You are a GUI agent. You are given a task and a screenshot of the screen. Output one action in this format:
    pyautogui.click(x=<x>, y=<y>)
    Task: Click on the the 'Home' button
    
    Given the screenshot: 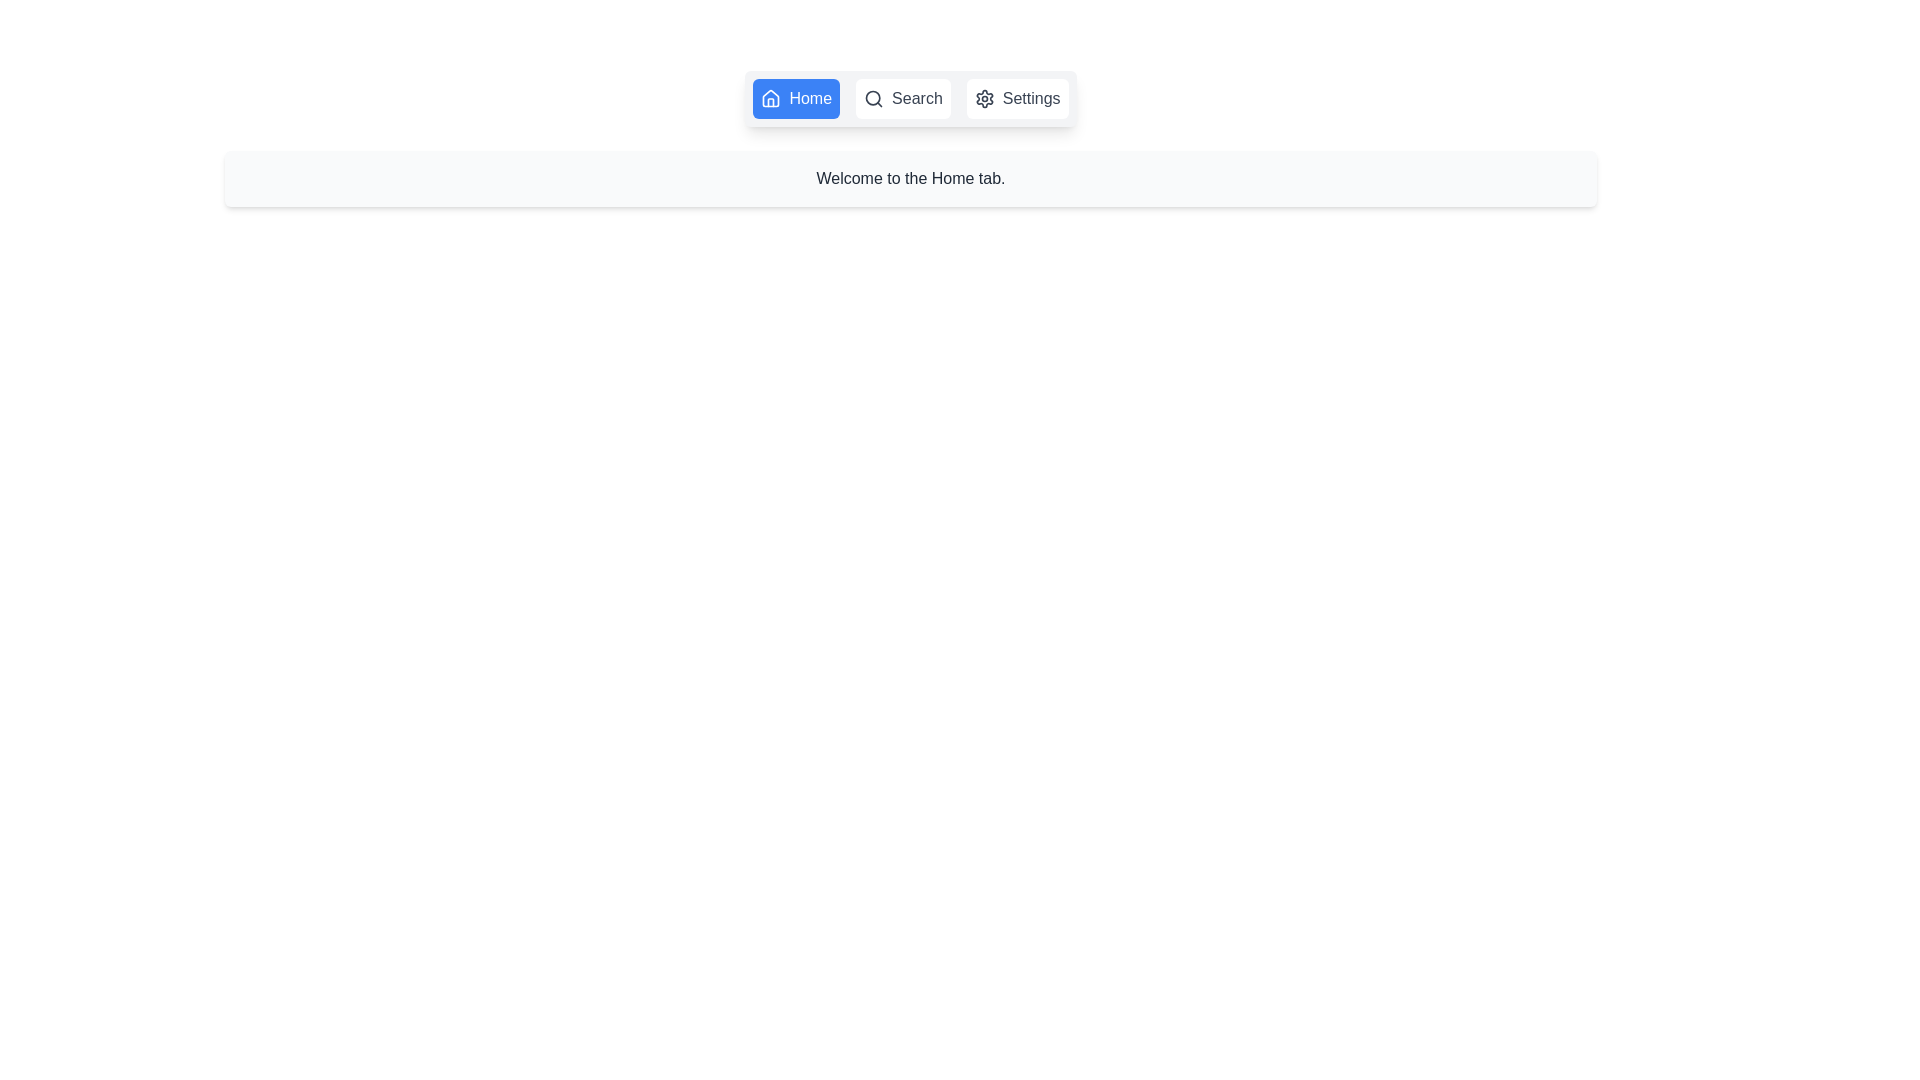 What is the action you would take?
    pyautogui.click(x=795, y=99)
    